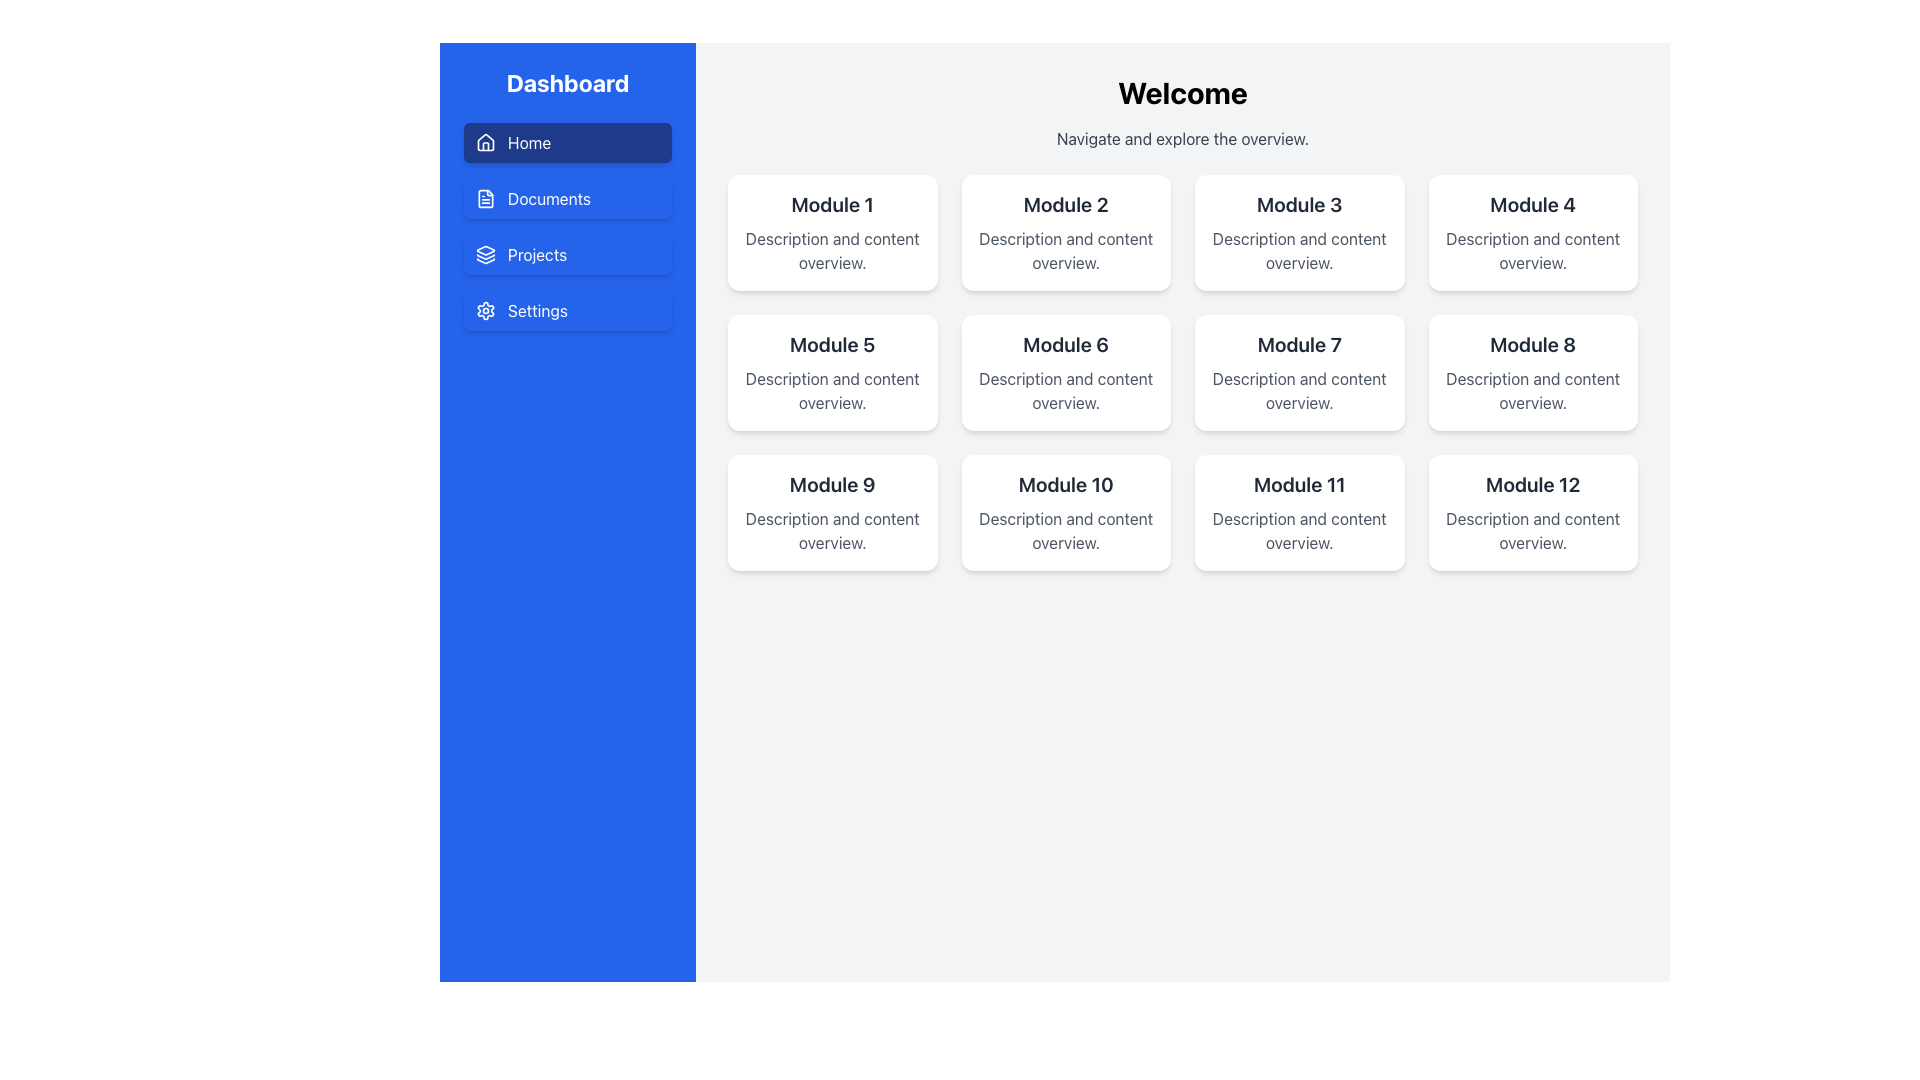  What do you see at coordinates (1299, 373) in the screenshot?
I see `the Card representing Module 7, which displays its title and brief description, located in the second row and third column of the grid layout` at bounding box center [1299, 373].